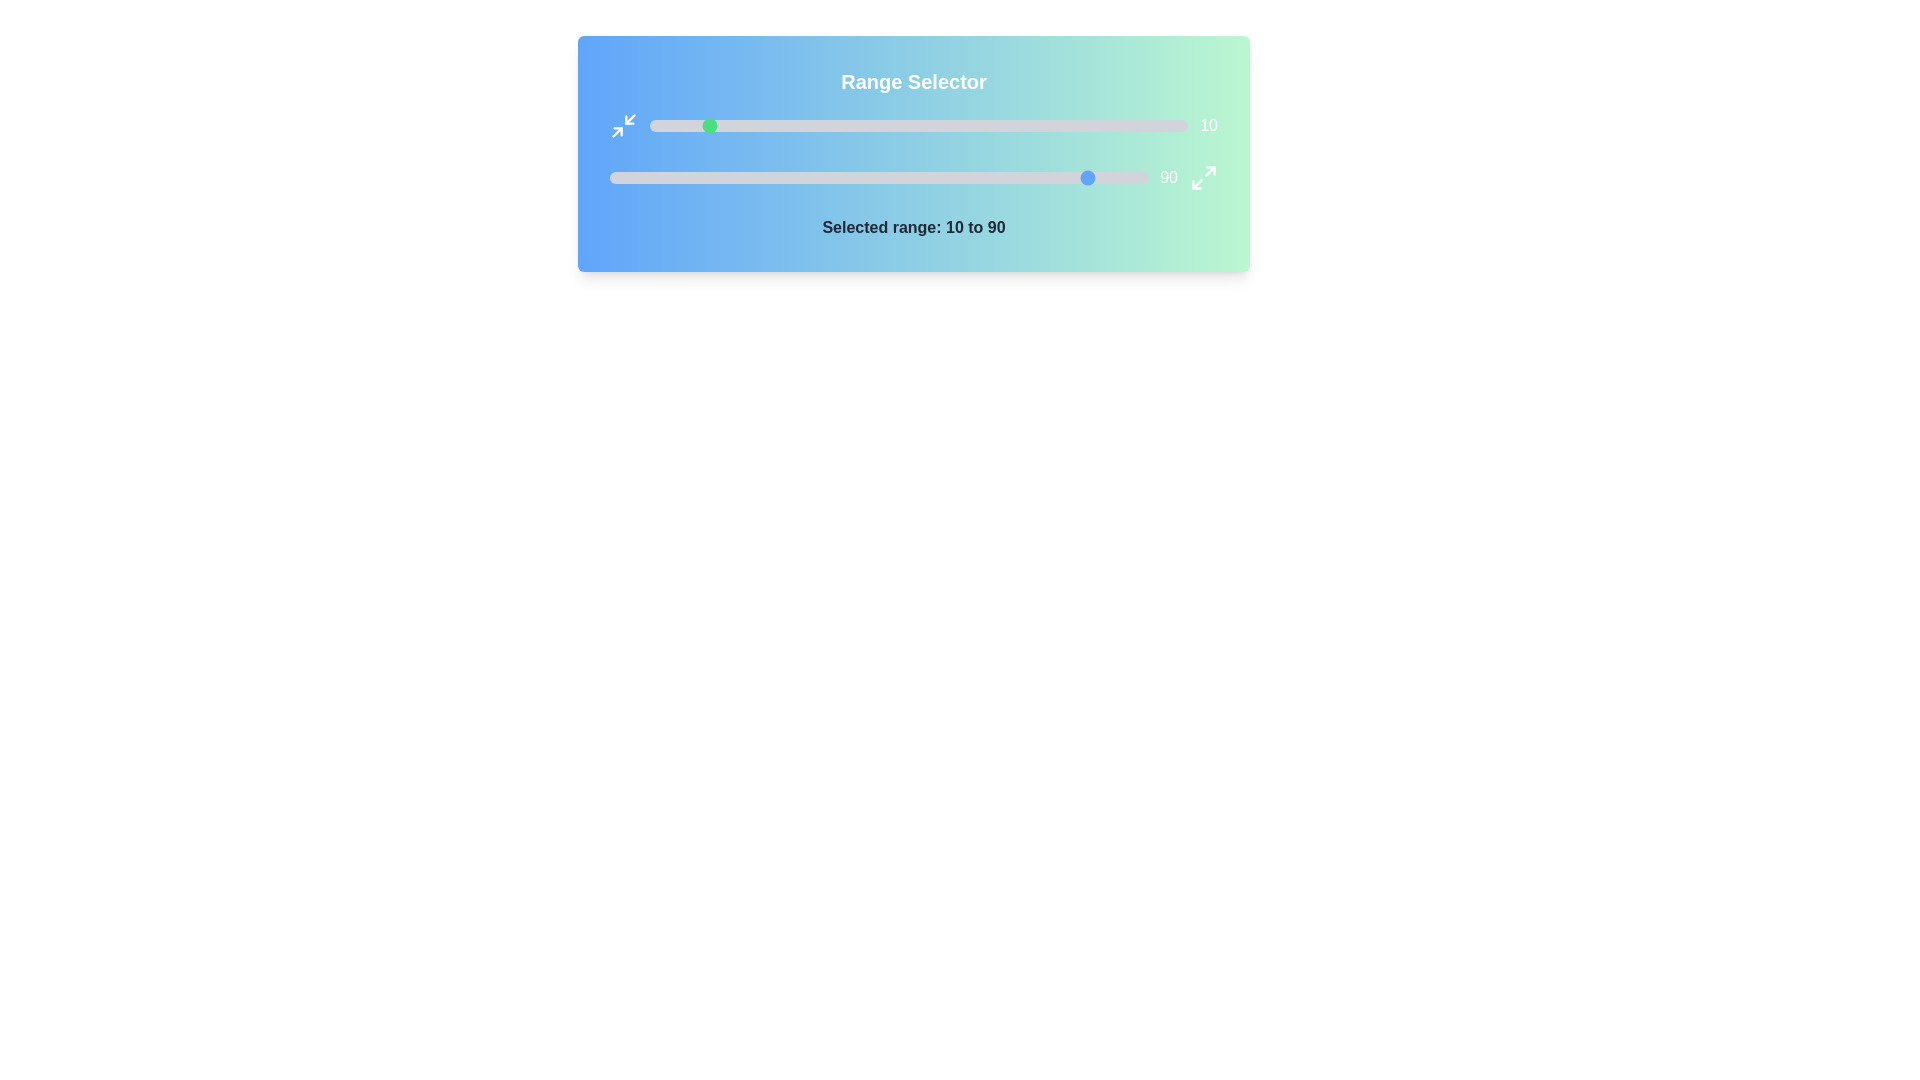  Describe the element at coordinates (724, 126) in the screenshot. I see `the slider value` at that location.